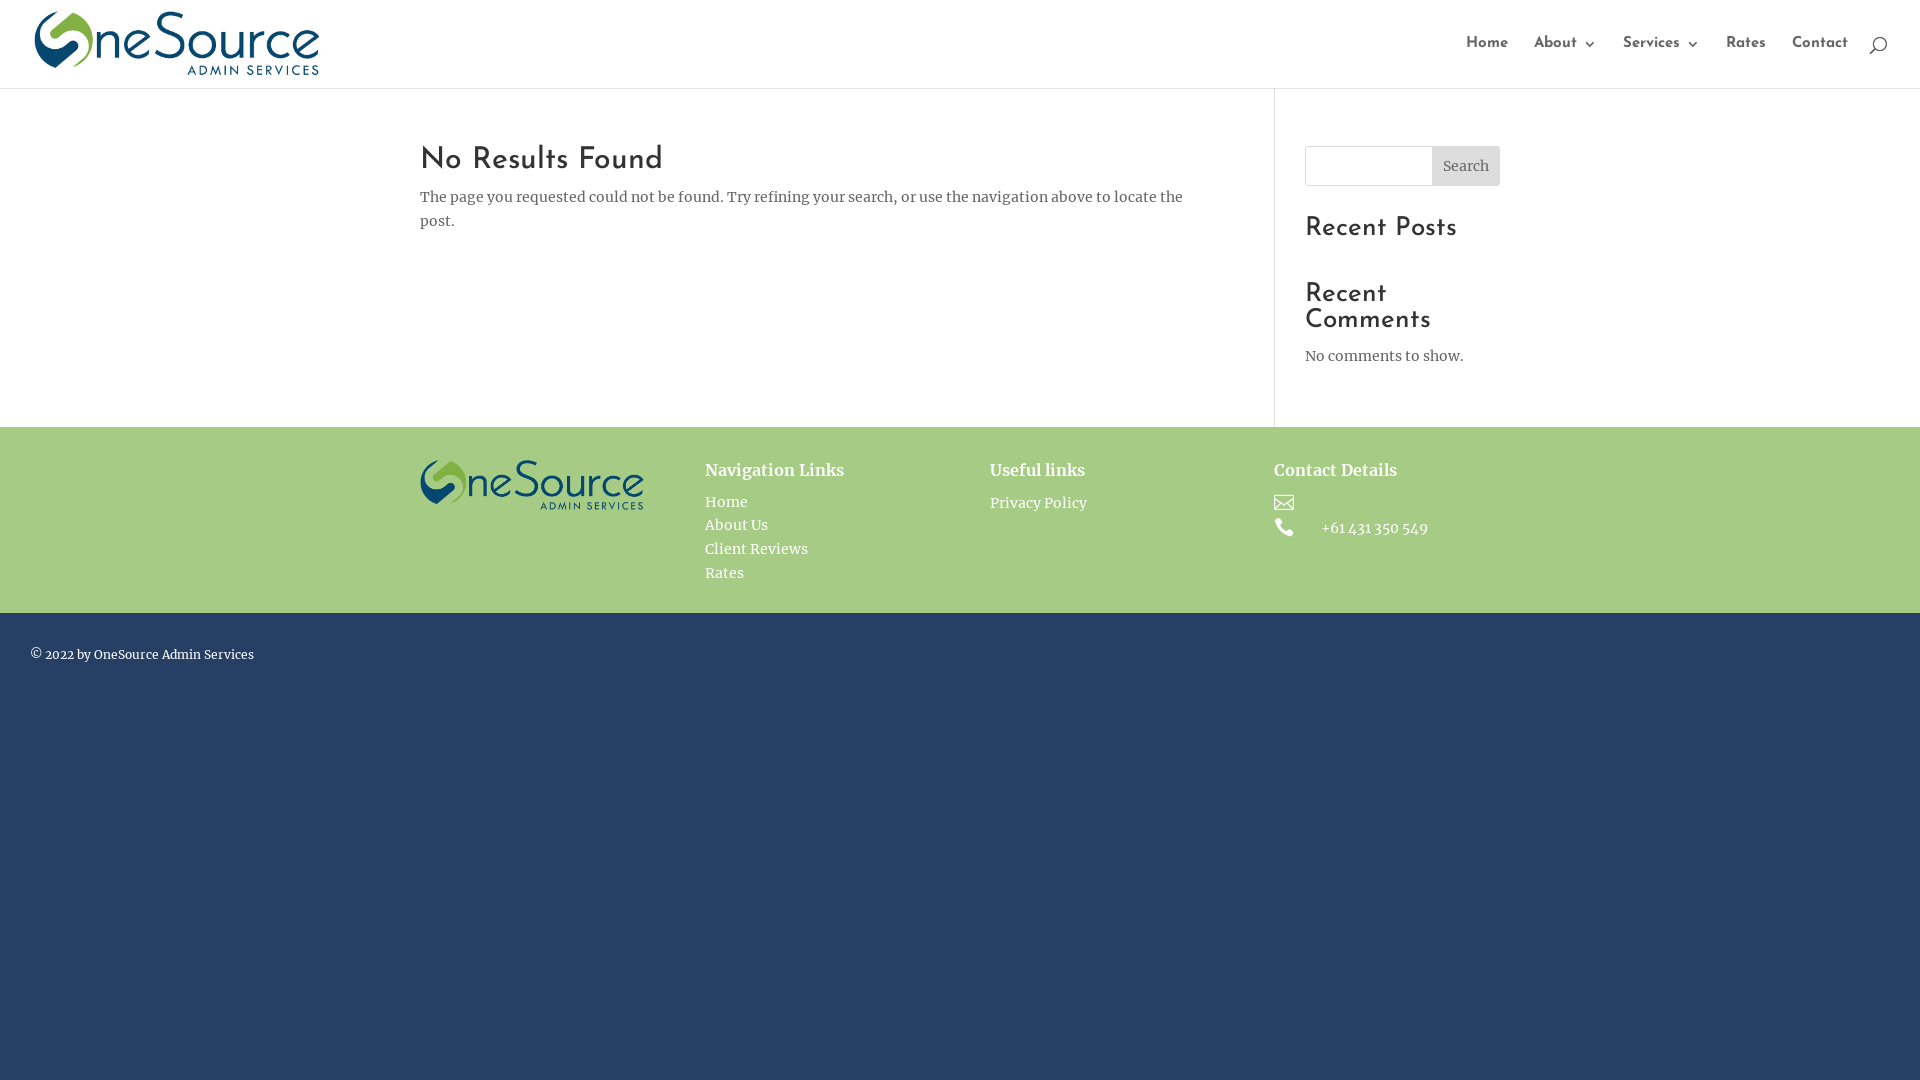 The width and height of the screenshot is (1920, 1080). Describe the element at coordinates (1564, 61) in the screenshot. I see `'About'` at that location.